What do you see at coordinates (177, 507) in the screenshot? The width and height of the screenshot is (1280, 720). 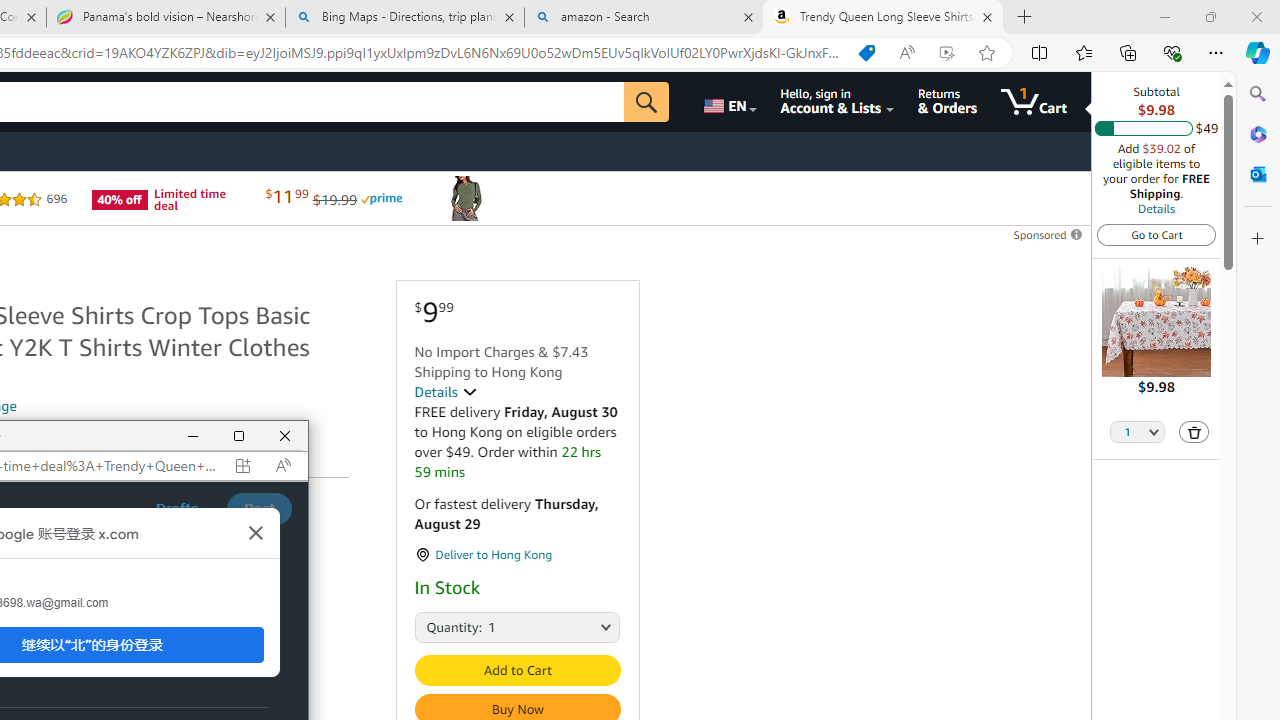 I see `'Drafts'` at bounding box center [177, 507].